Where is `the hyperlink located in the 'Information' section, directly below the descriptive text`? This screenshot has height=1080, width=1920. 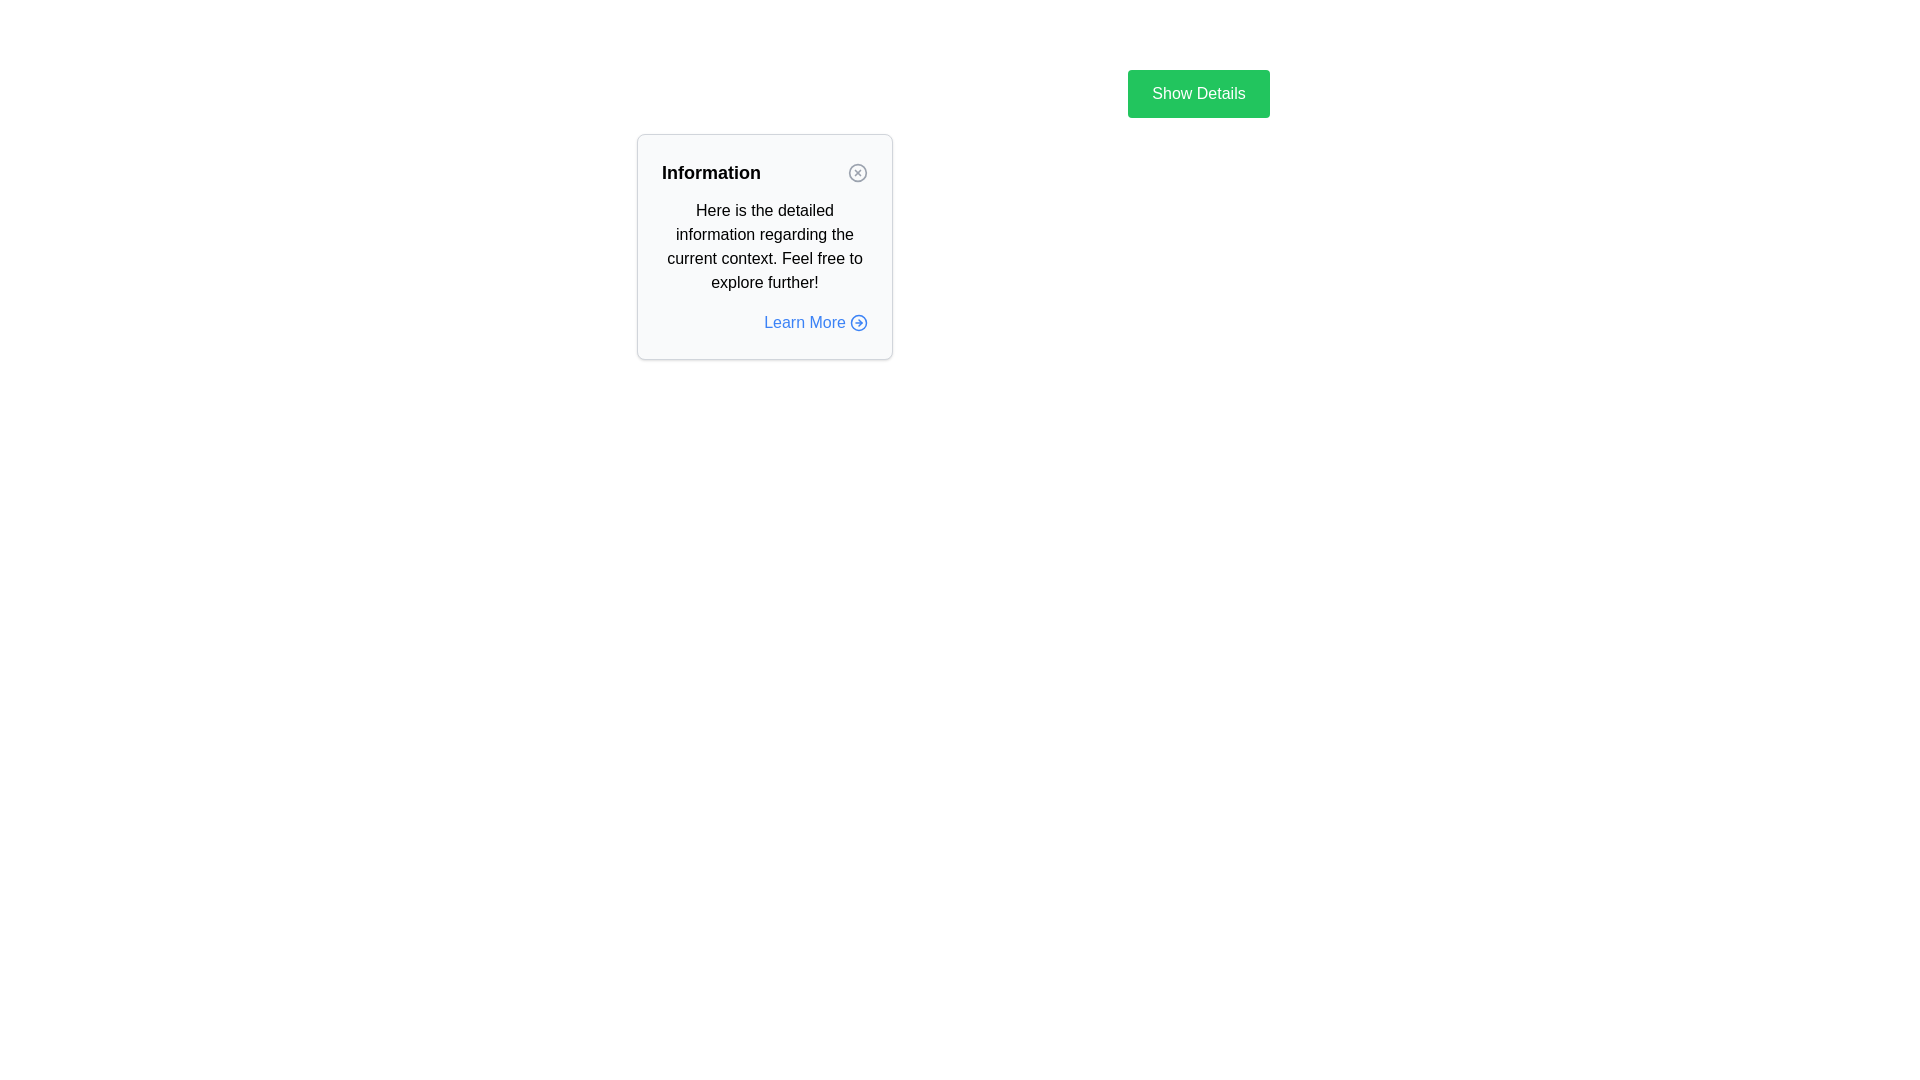
the hyperlink located in the 'Information' section, directly below the descriptive text is located at coordinates (816, 322).